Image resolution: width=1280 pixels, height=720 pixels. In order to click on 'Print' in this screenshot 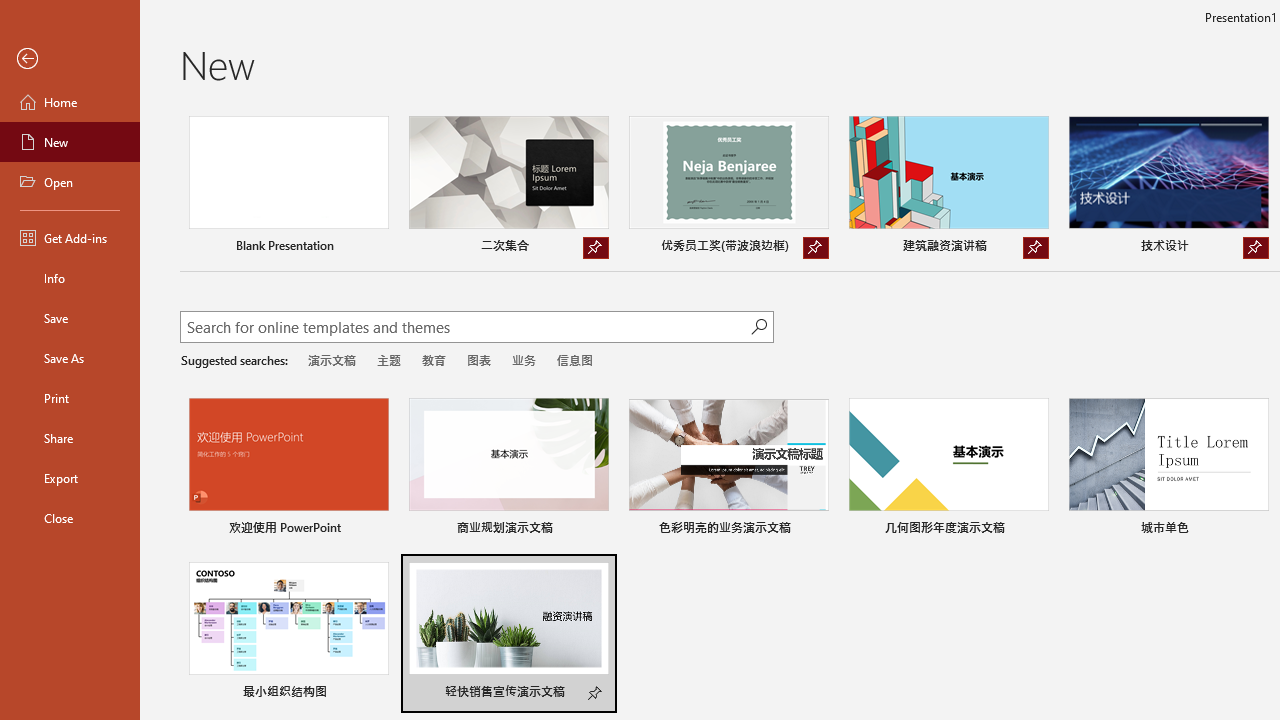, I will do `click(69, 398)`.